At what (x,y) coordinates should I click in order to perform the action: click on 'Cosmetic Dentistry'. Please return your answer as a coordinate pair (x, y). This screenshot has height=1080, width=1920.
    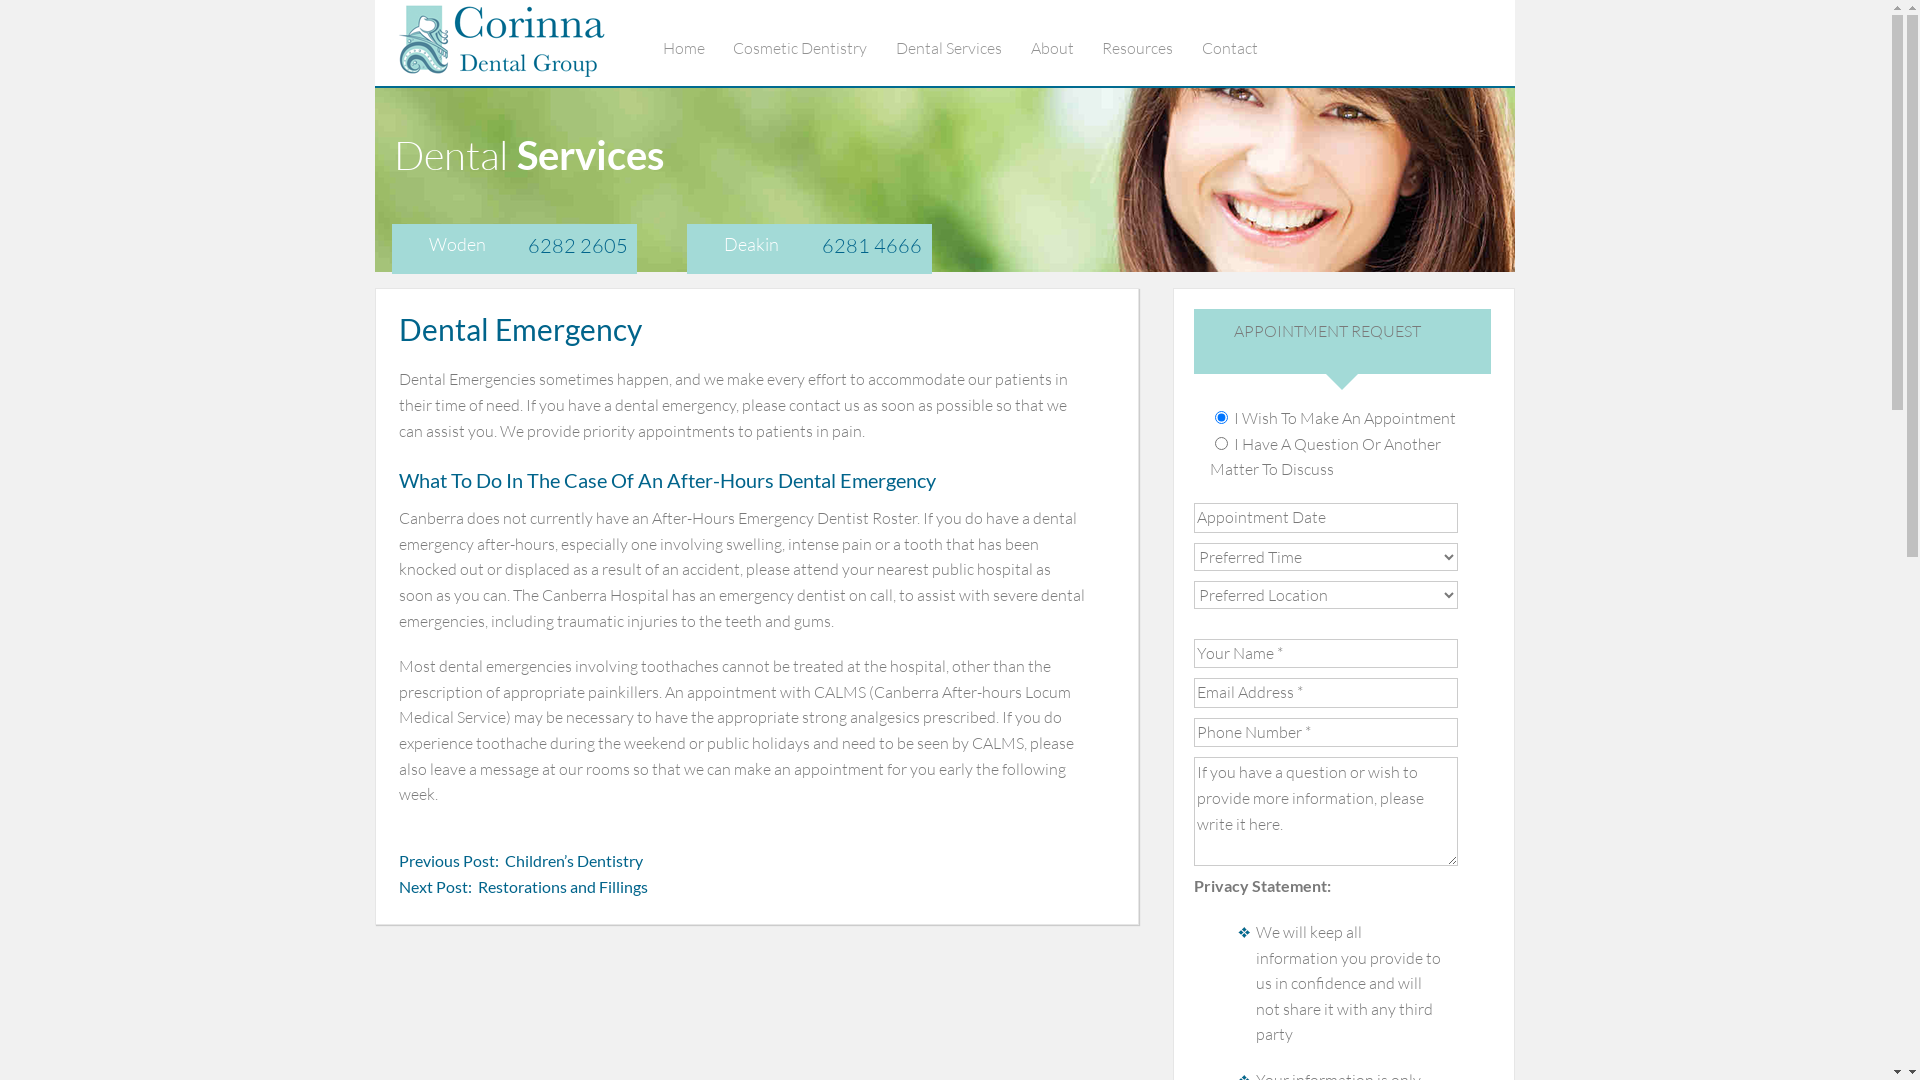
    Looking at the image, I should click on (732, 46).